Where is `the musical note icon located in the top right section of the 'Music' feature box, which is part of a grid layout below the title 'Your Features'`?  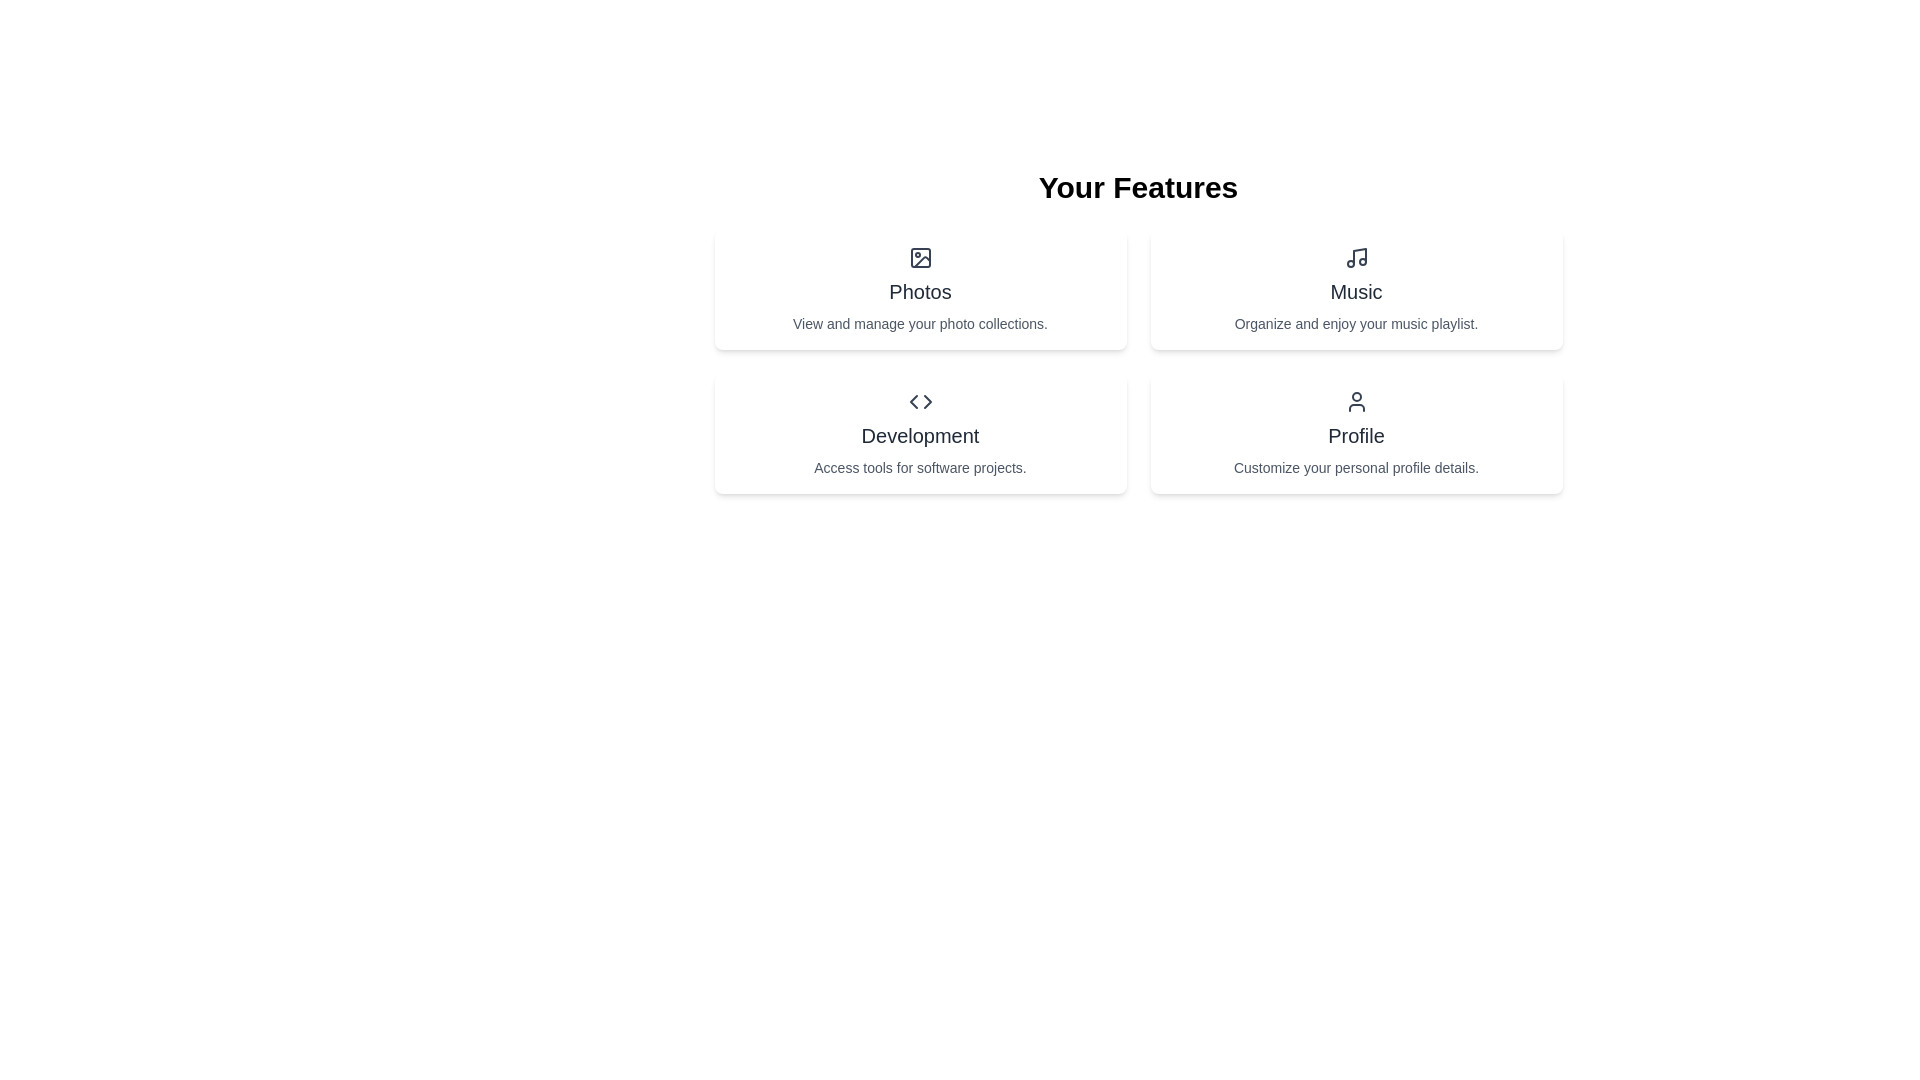 the musical note icon located in the top right section of the 'Music' feature box, which is part of a grid layout below the title 'Your Features' is located at coordinates (1359, 255).